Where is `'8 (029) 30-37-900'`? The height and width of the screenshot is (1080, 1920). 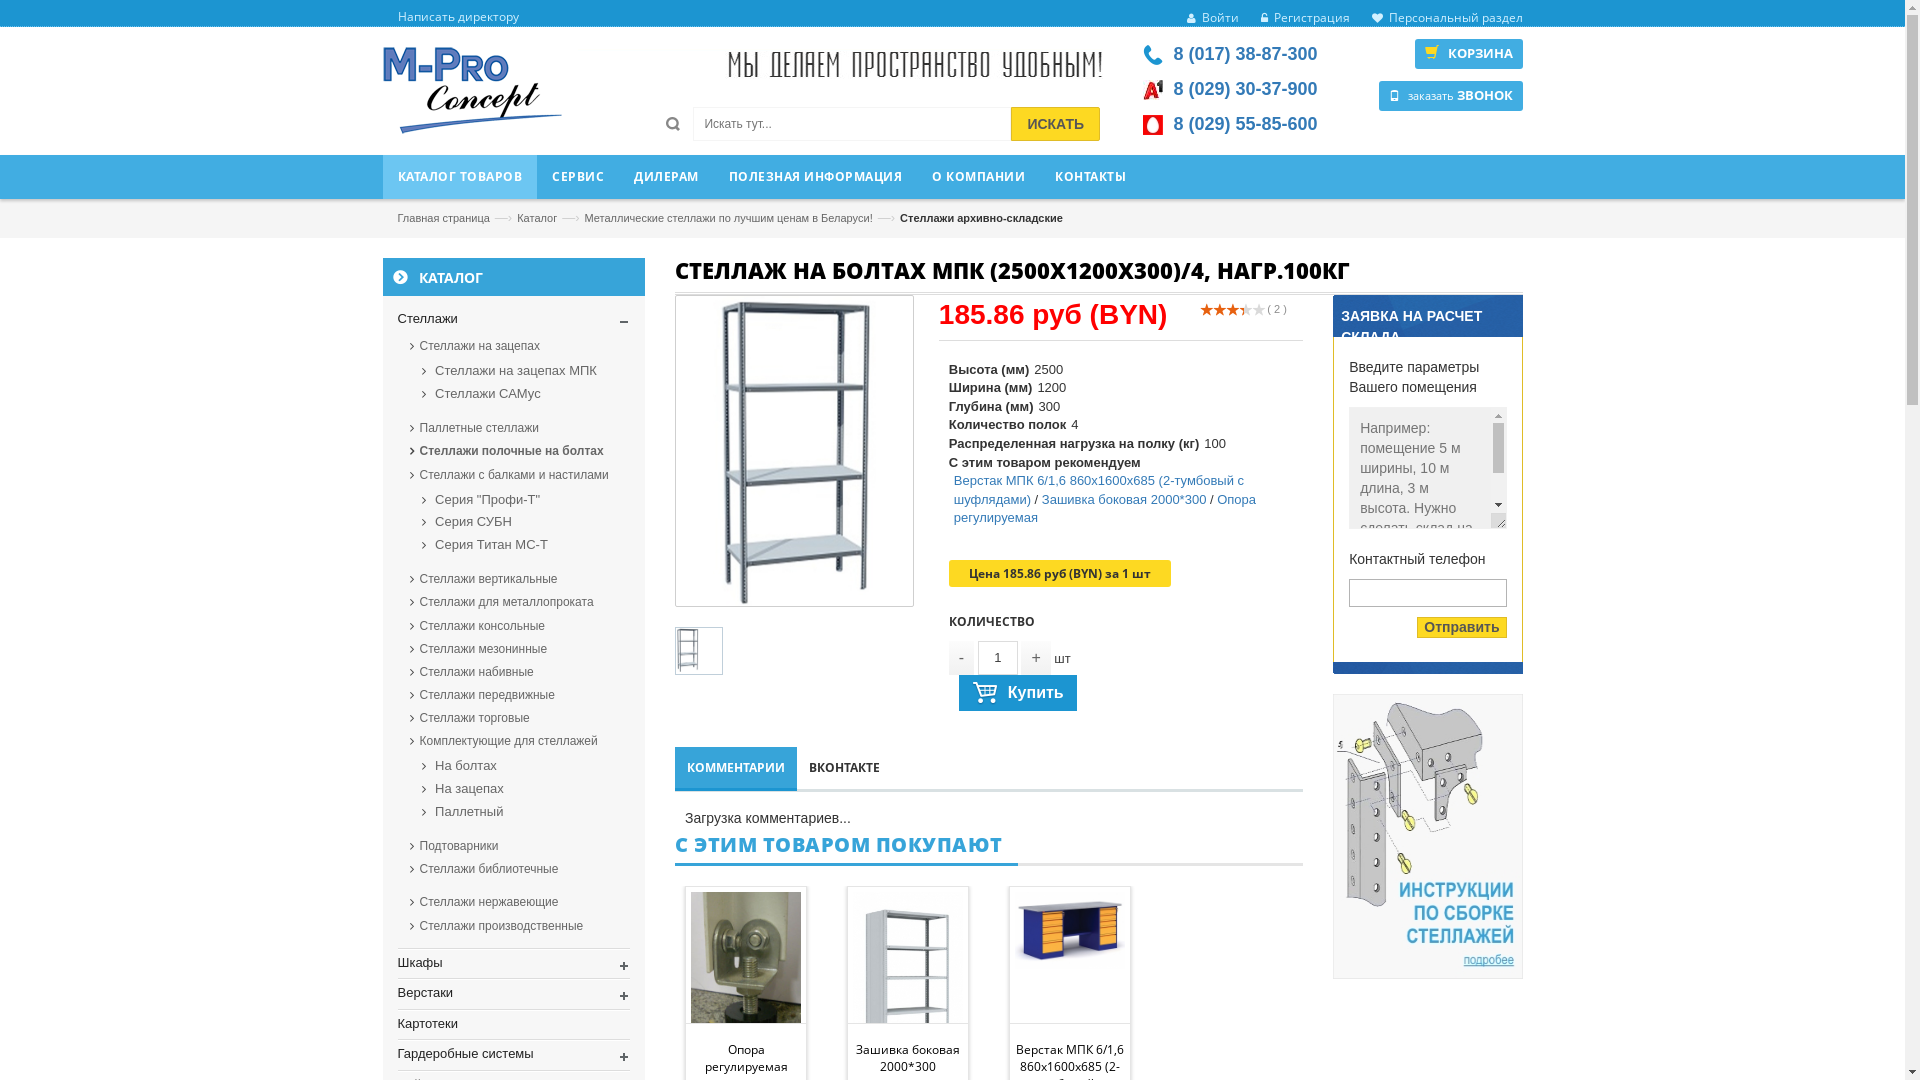 '8 (029) 30-37-900' is located at coordinates (1243, 87).